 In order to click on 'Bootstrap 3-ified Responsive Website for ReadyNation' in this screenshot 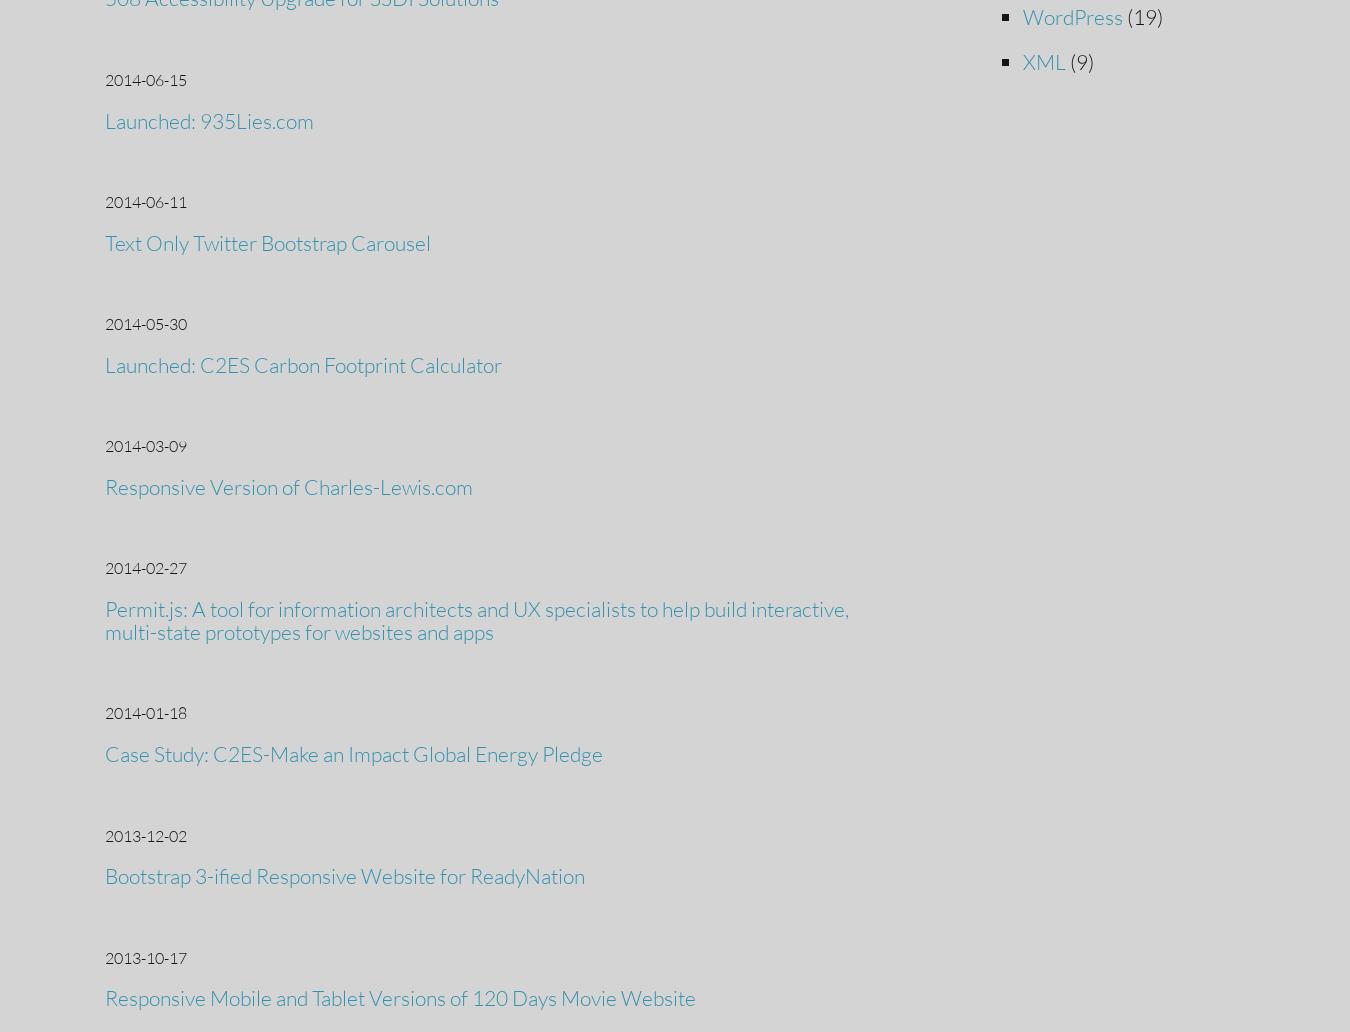, I will do `click(345, 875)`.